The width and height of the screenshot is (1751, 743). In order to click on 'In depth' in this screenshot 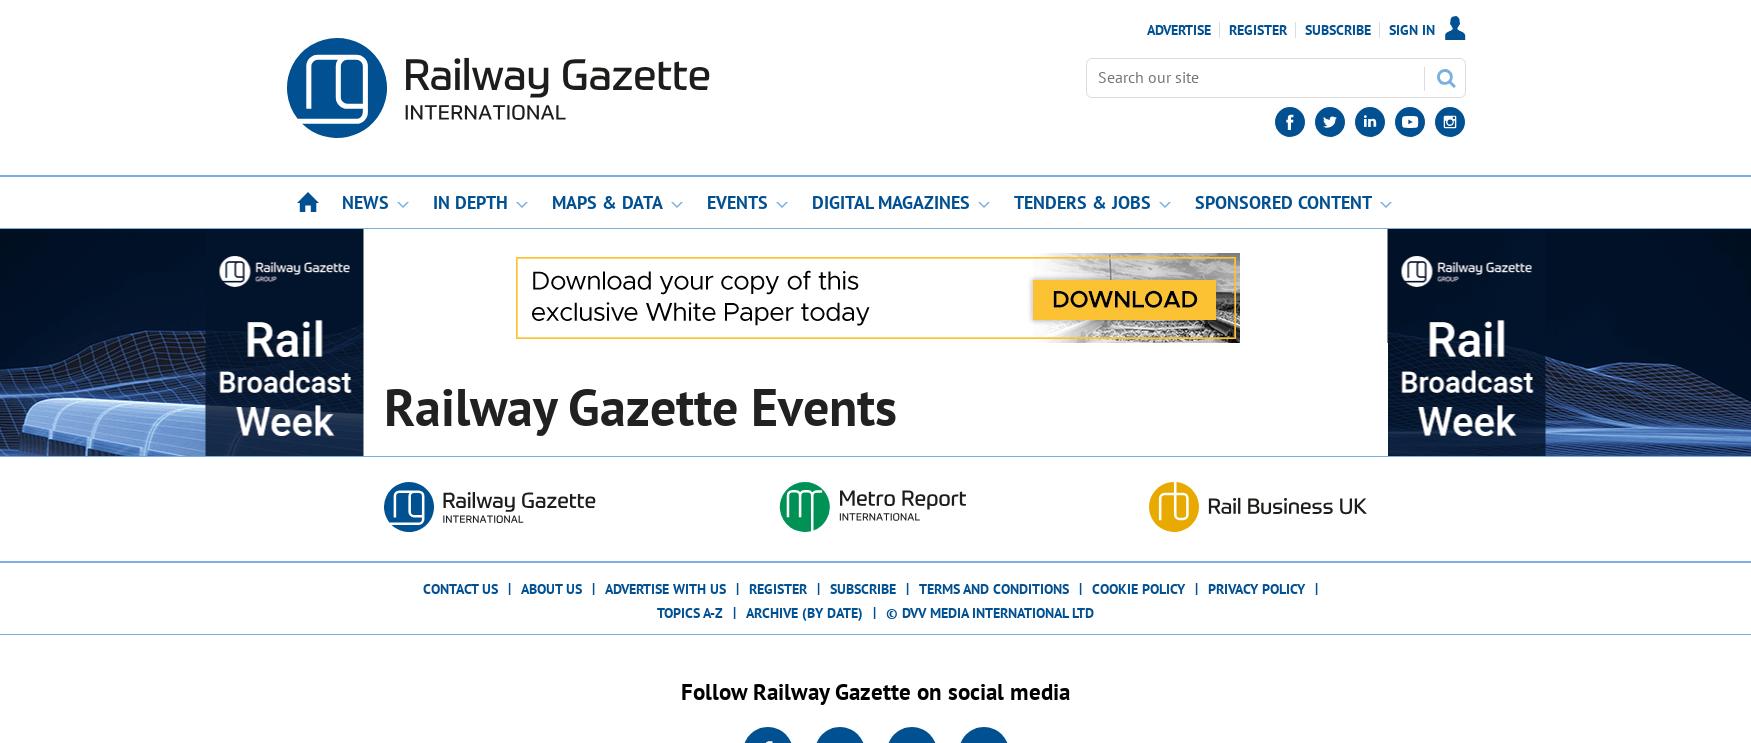, I will do `click(469, 201)`.